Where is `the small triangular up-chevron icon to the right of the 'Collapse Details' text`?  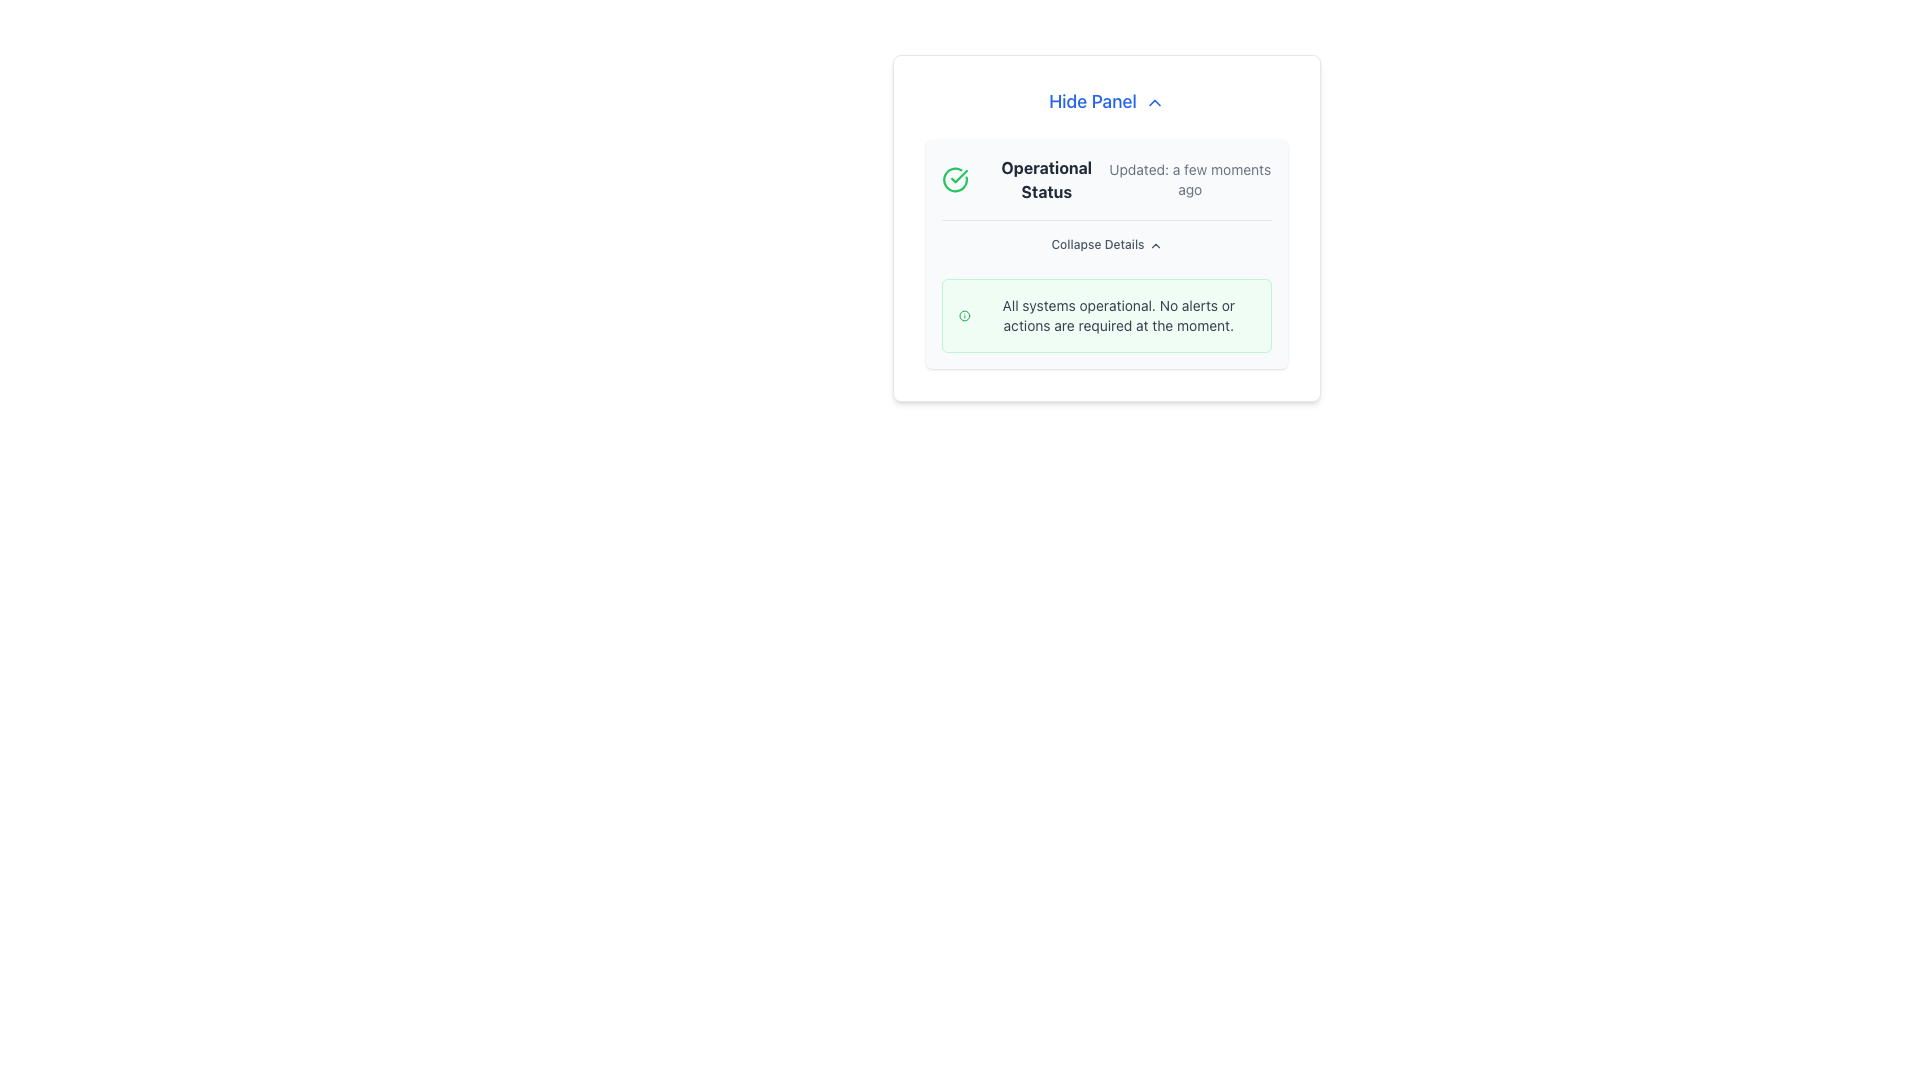 the small triangular up-chevron icon to the right of the 'Collapse Details' text is located at coordinates (1155, 244).